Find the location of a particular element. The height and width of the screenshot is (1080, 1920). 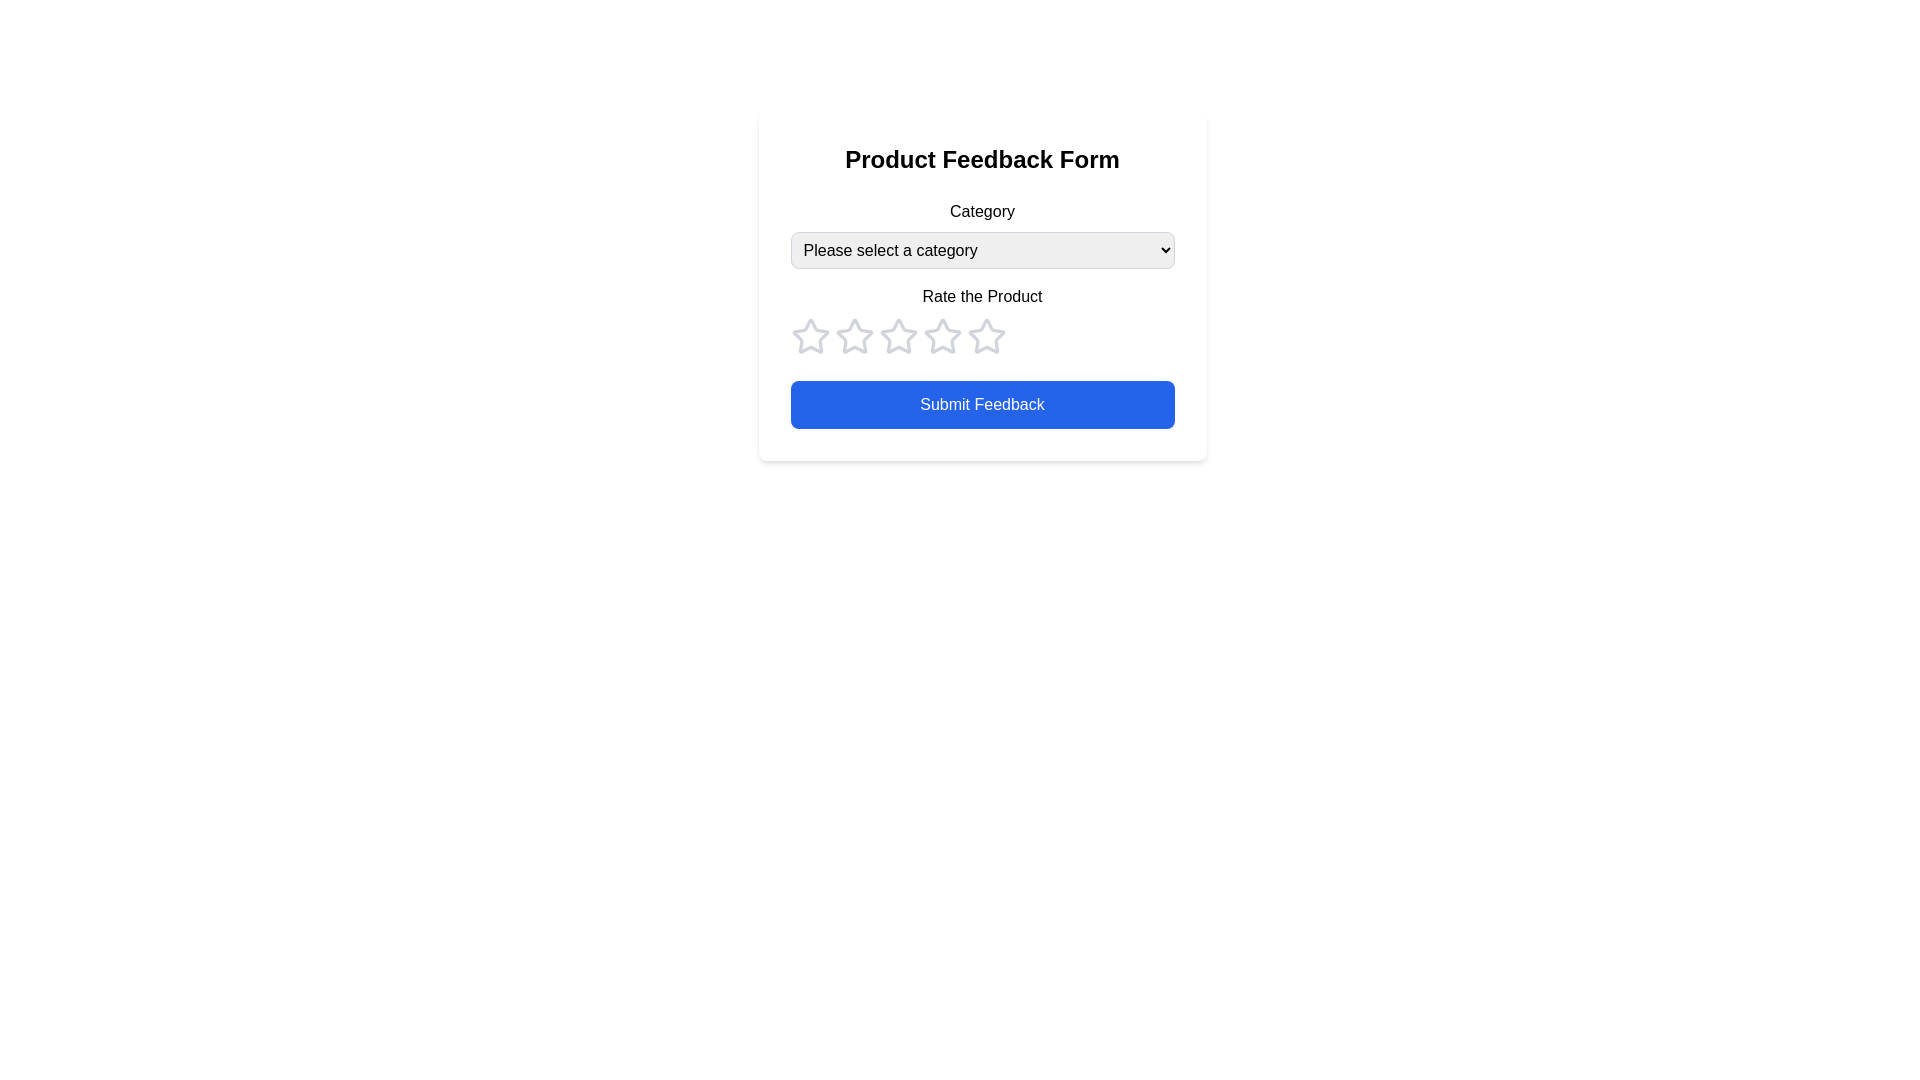

the second star icon in the five-star rating system is located at coordinates (897, 335).